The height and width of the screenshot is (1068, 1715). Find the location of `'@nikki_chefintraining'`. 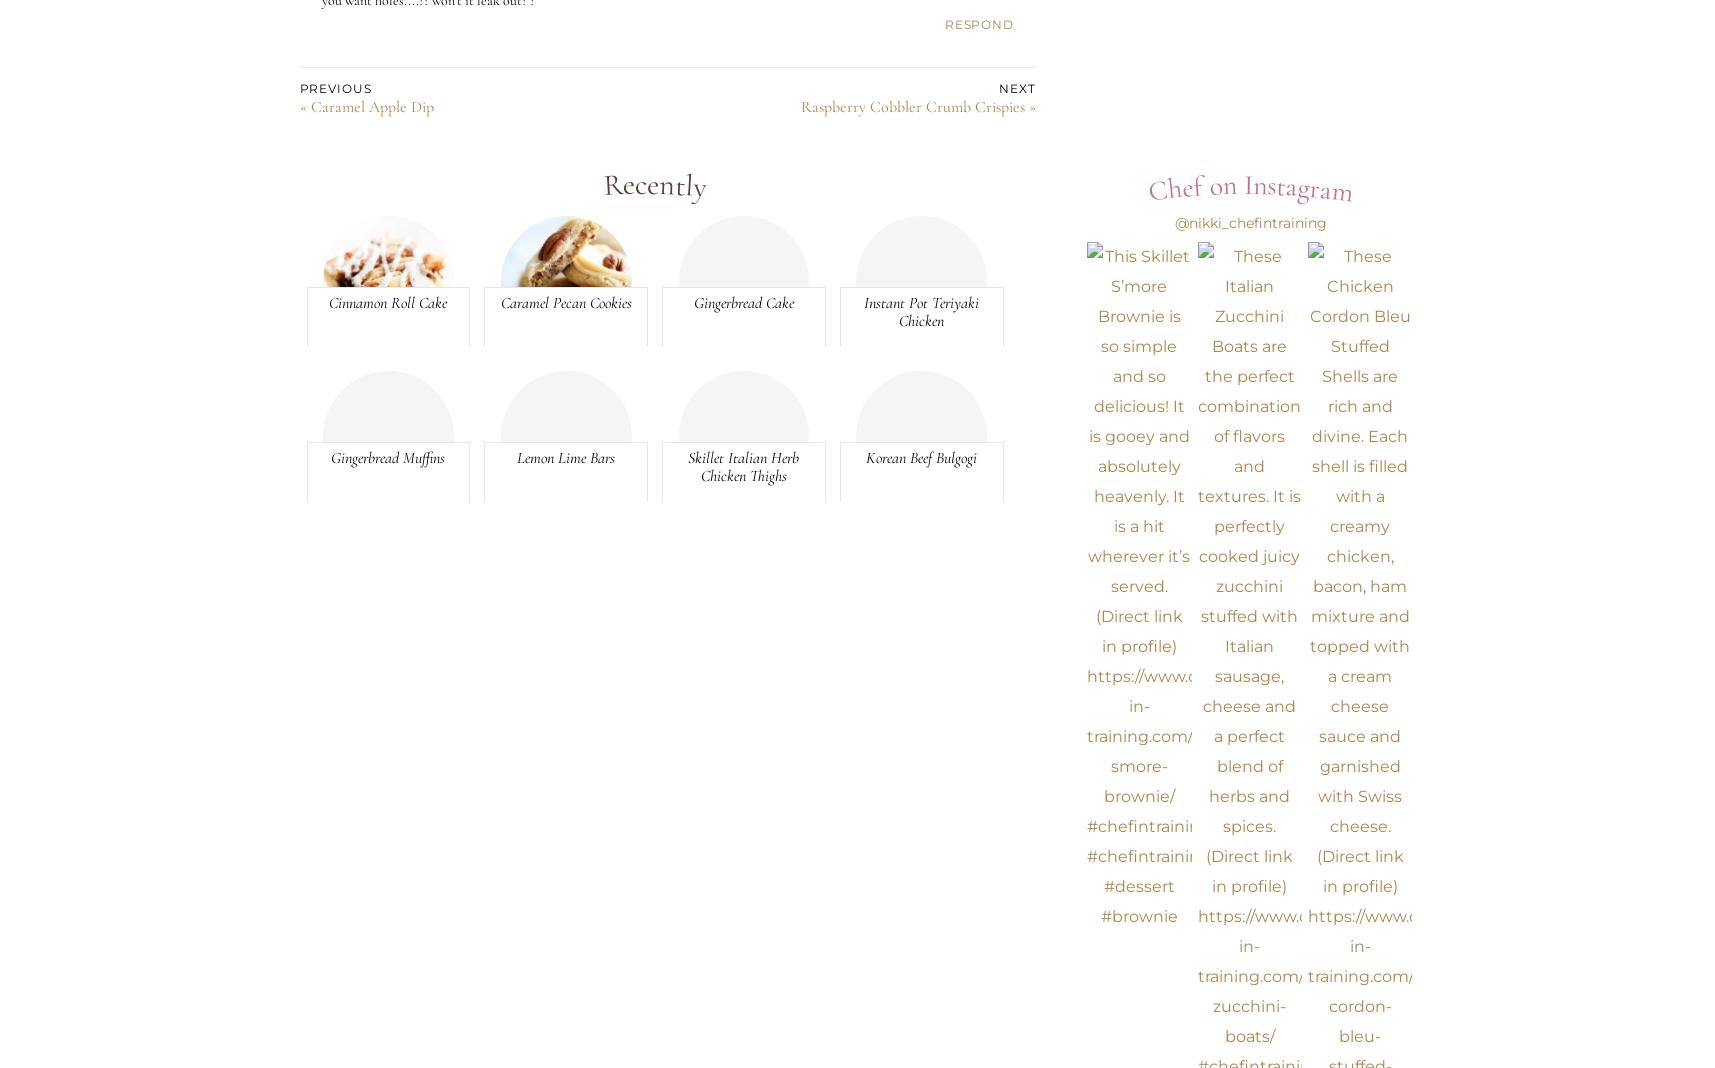

'@nikki_chefintraining' is located at coordinates (1174, 222).